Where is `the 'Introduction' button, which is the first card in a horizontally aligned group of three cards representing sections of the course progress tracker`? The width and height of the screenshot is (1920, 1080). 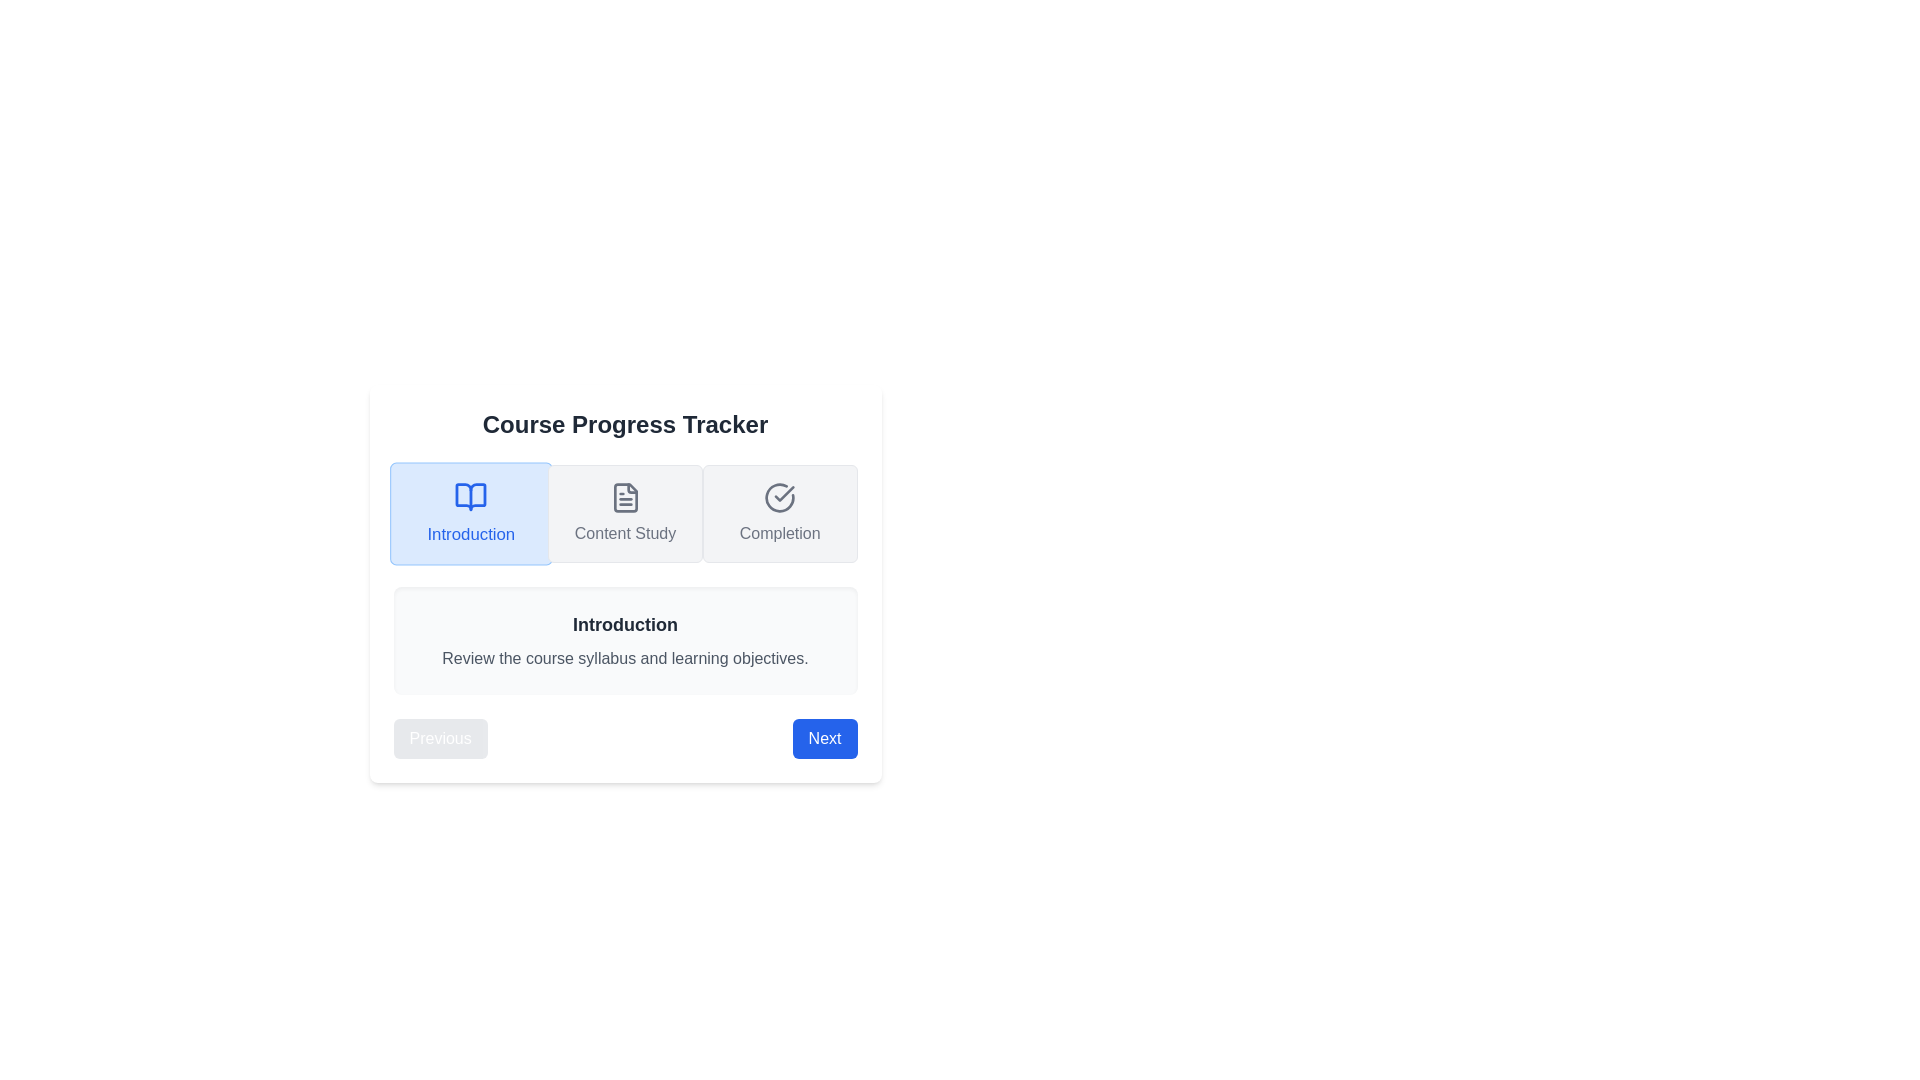
the 'Introduction' button, which is the first card in a horizontally aligned group of three cards representing sections of the course progress tracker is located at coordinates (469, 512).